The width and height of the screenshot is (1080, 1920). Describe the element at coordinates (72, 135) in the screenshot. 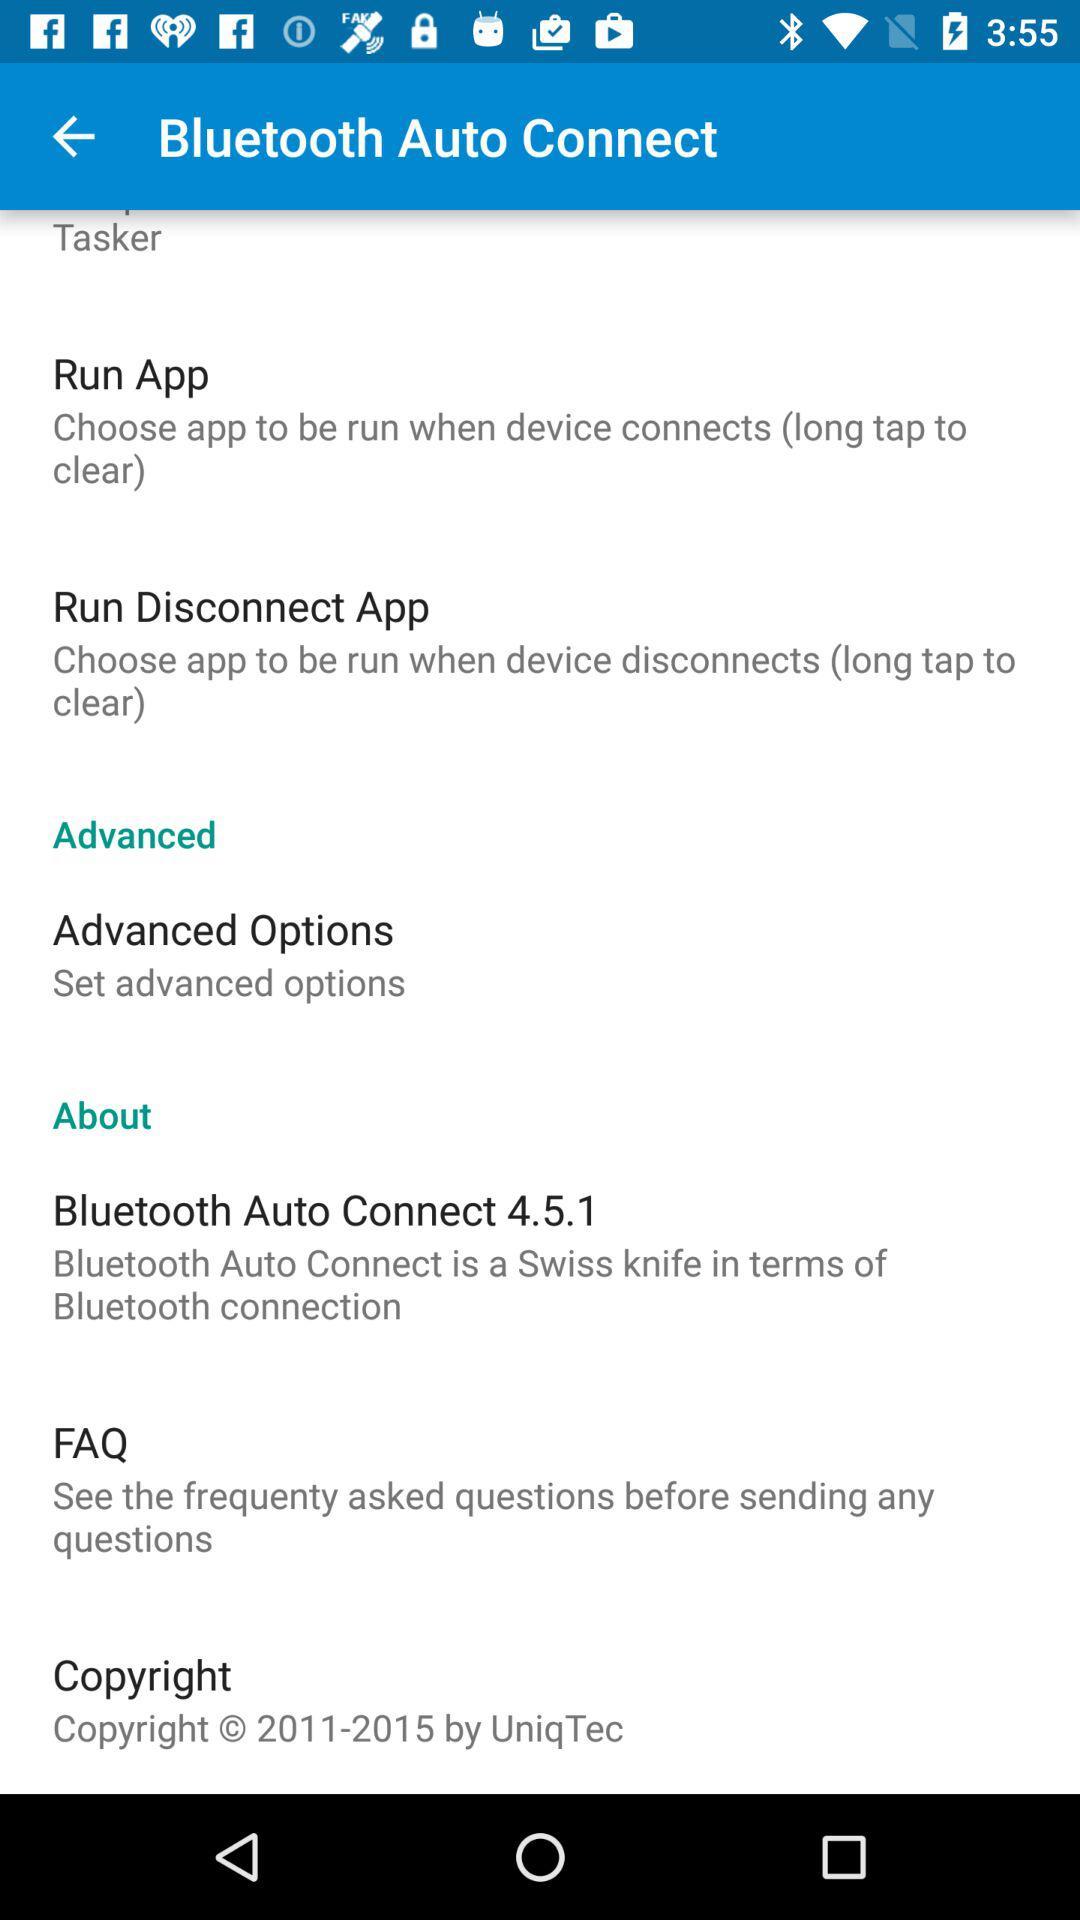

I see `the icon to the left of the bluetooth auto connect icon` at that location.